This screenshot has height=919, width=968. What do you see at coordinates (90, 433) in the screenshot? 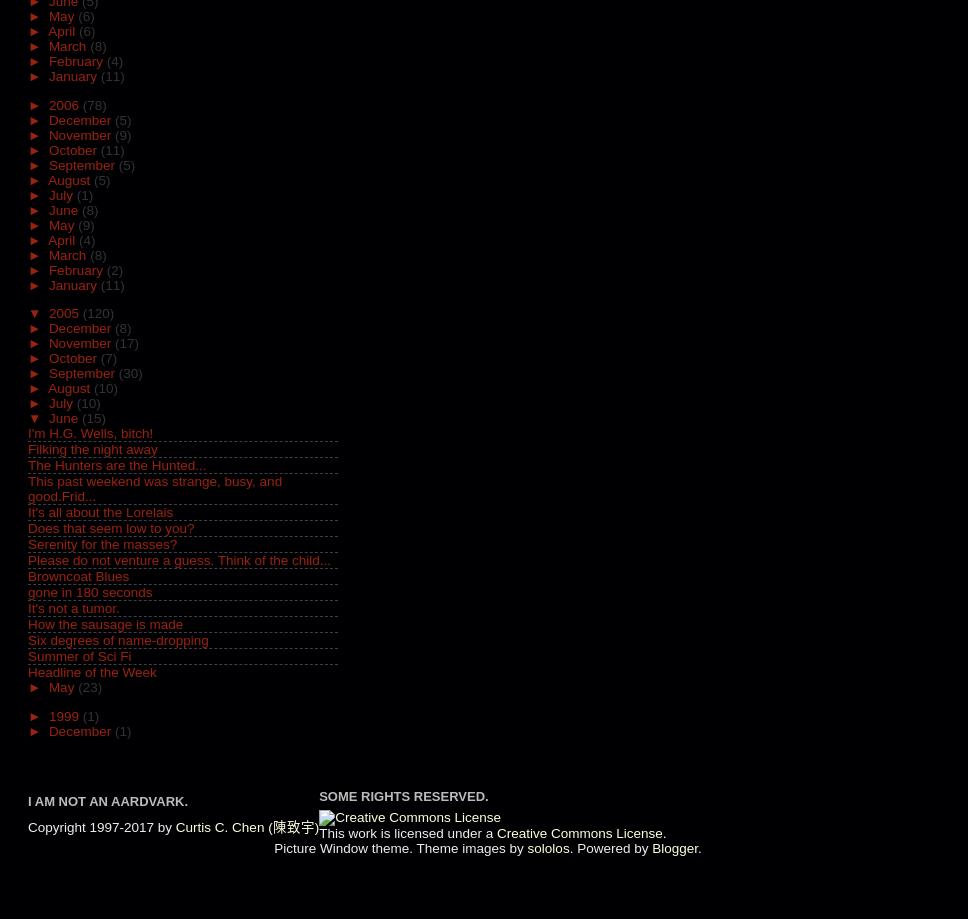
I see `'I'm H.G. Wells, bitch!'` at bounding box center [90, 433].